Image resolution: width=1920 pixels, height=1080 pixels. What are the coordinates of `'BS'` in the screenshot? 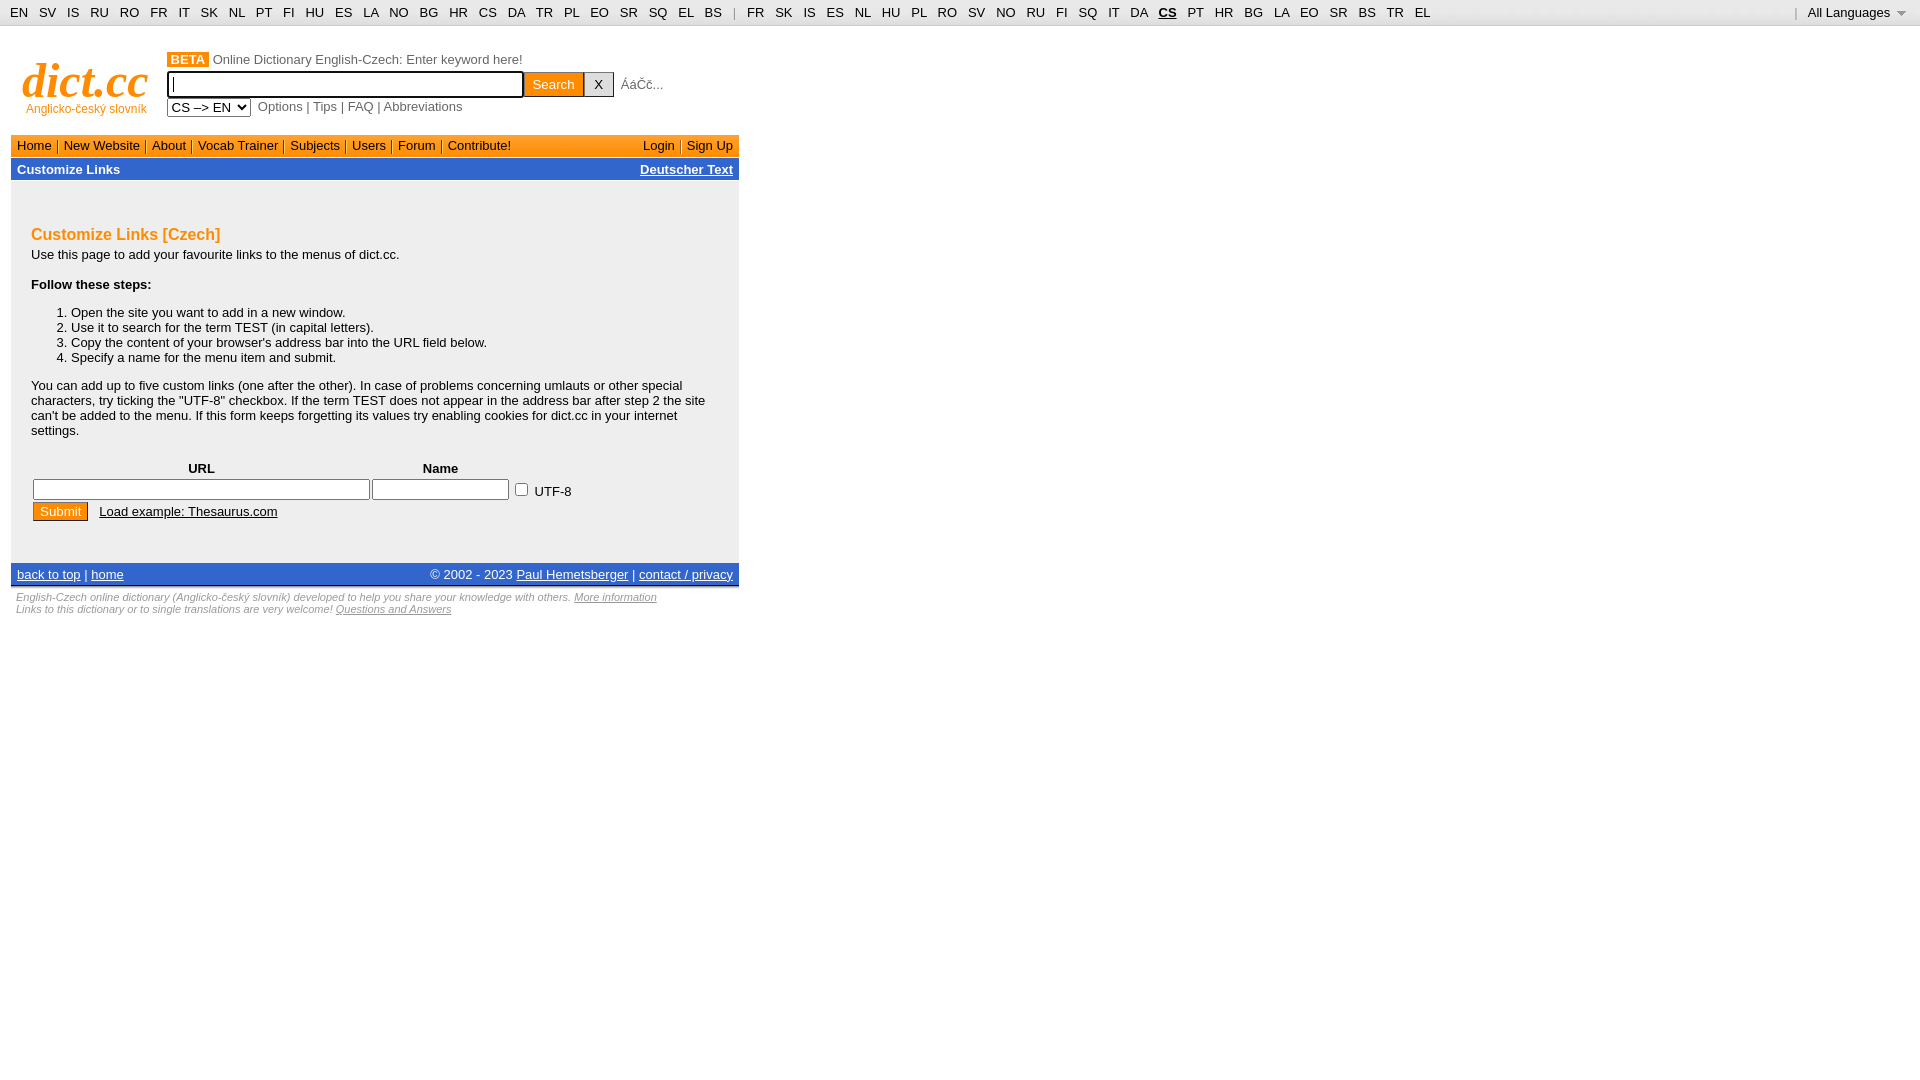 It's located at (705, 12).